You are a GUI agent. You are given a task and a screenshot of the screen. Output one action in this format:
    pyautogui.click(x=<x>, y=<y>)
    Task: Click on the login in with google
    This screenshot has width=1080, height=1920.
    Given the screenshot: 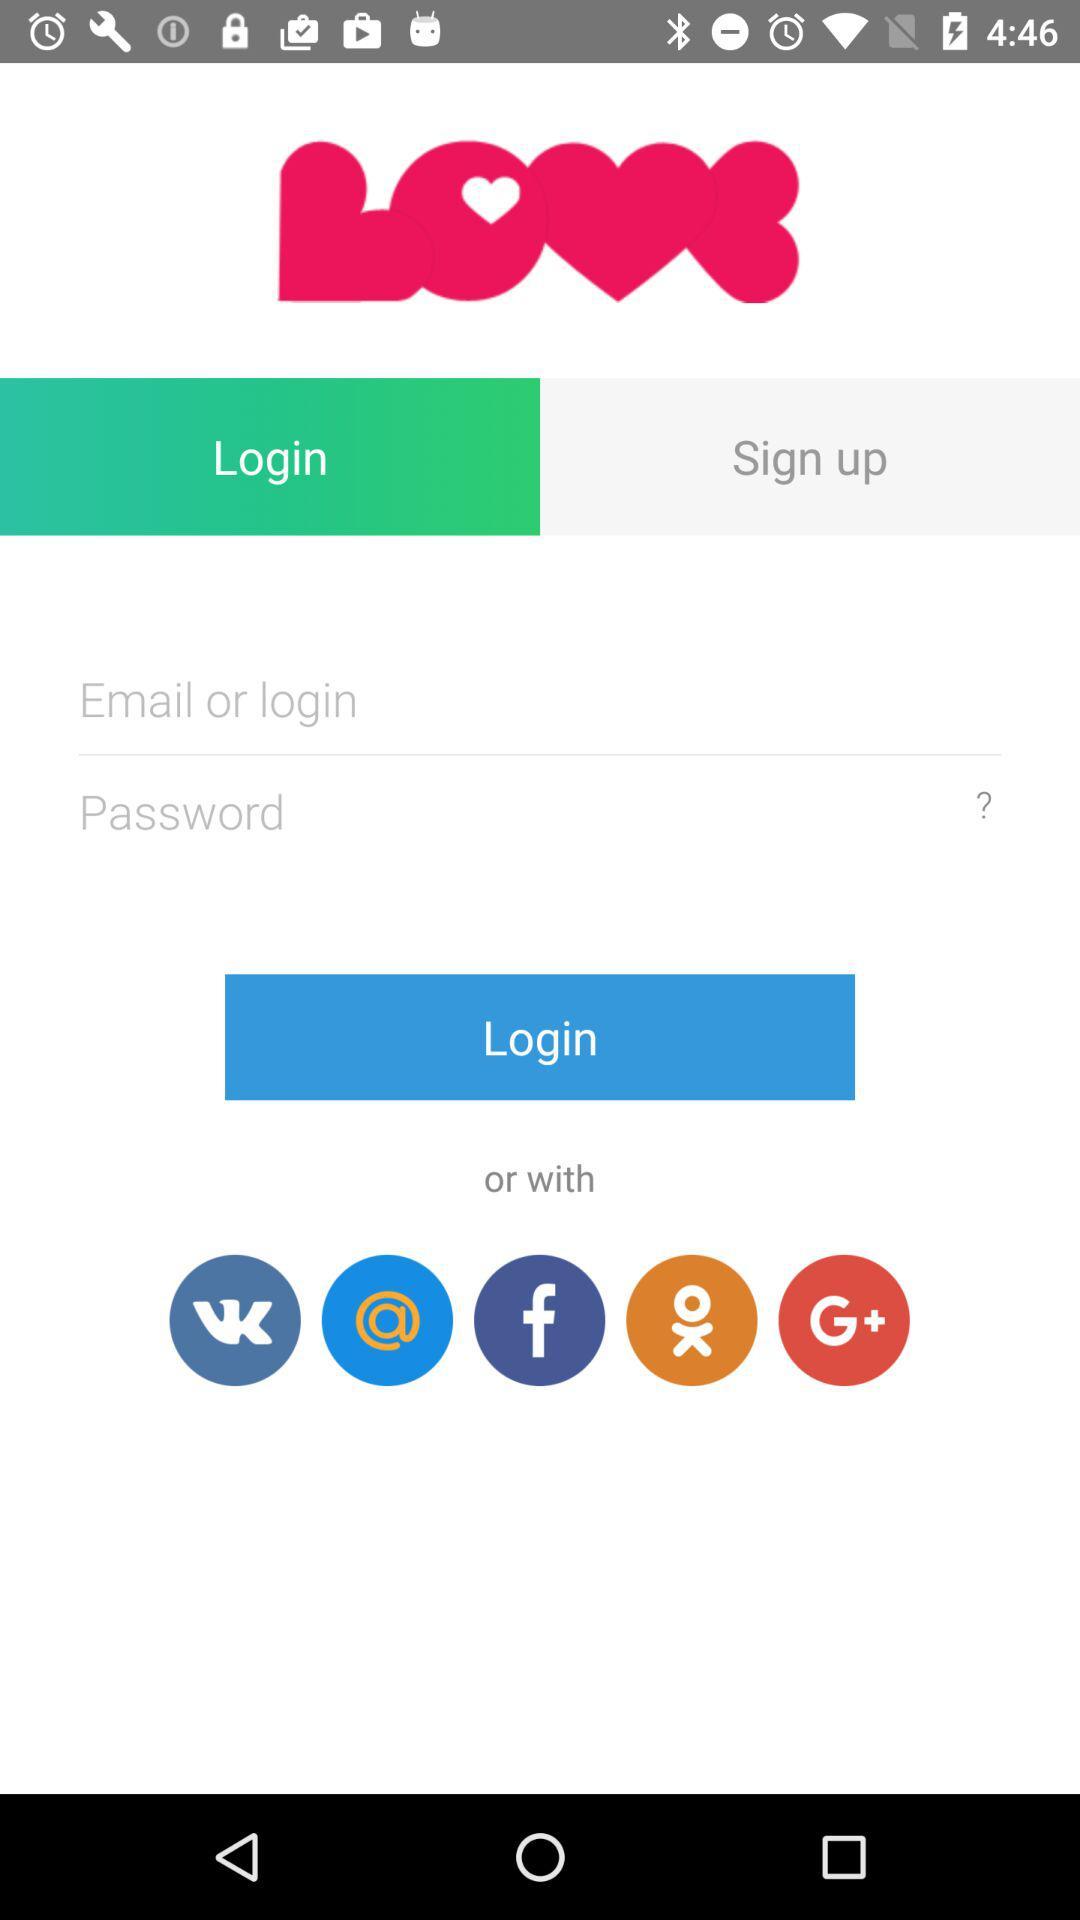 What is the action you would take?
    pyautogui.click(x=844, y=1320)
    